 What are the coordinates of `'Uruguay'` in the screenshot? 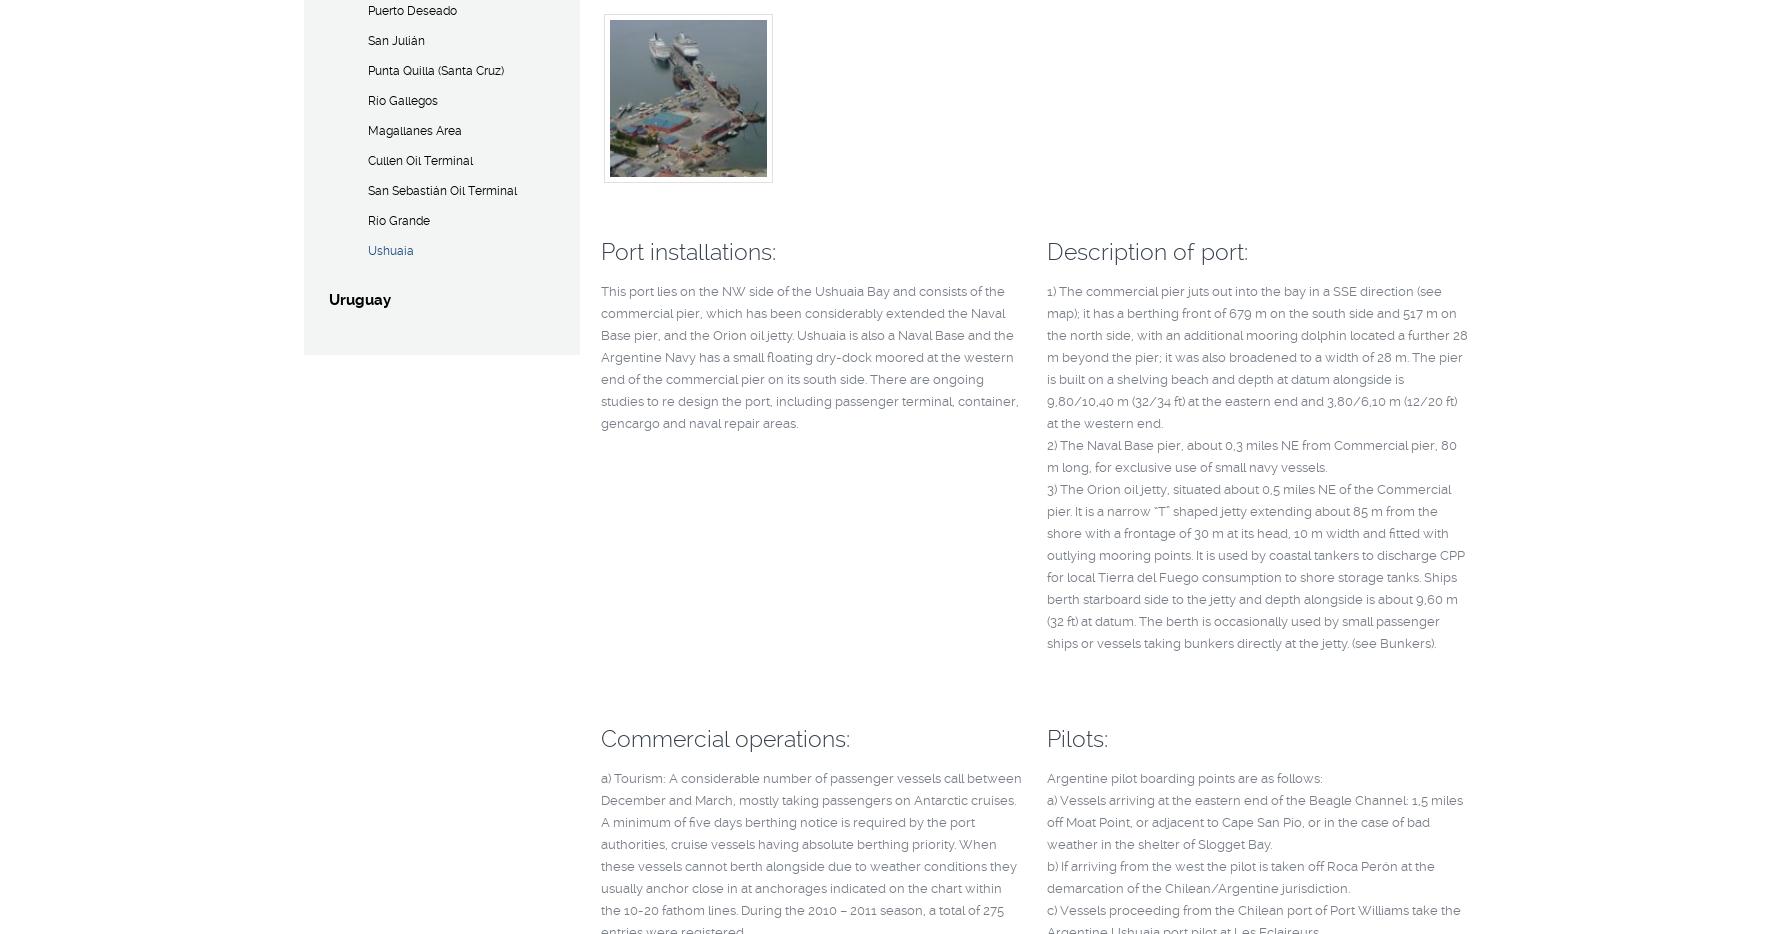 It's located at (357, 299).